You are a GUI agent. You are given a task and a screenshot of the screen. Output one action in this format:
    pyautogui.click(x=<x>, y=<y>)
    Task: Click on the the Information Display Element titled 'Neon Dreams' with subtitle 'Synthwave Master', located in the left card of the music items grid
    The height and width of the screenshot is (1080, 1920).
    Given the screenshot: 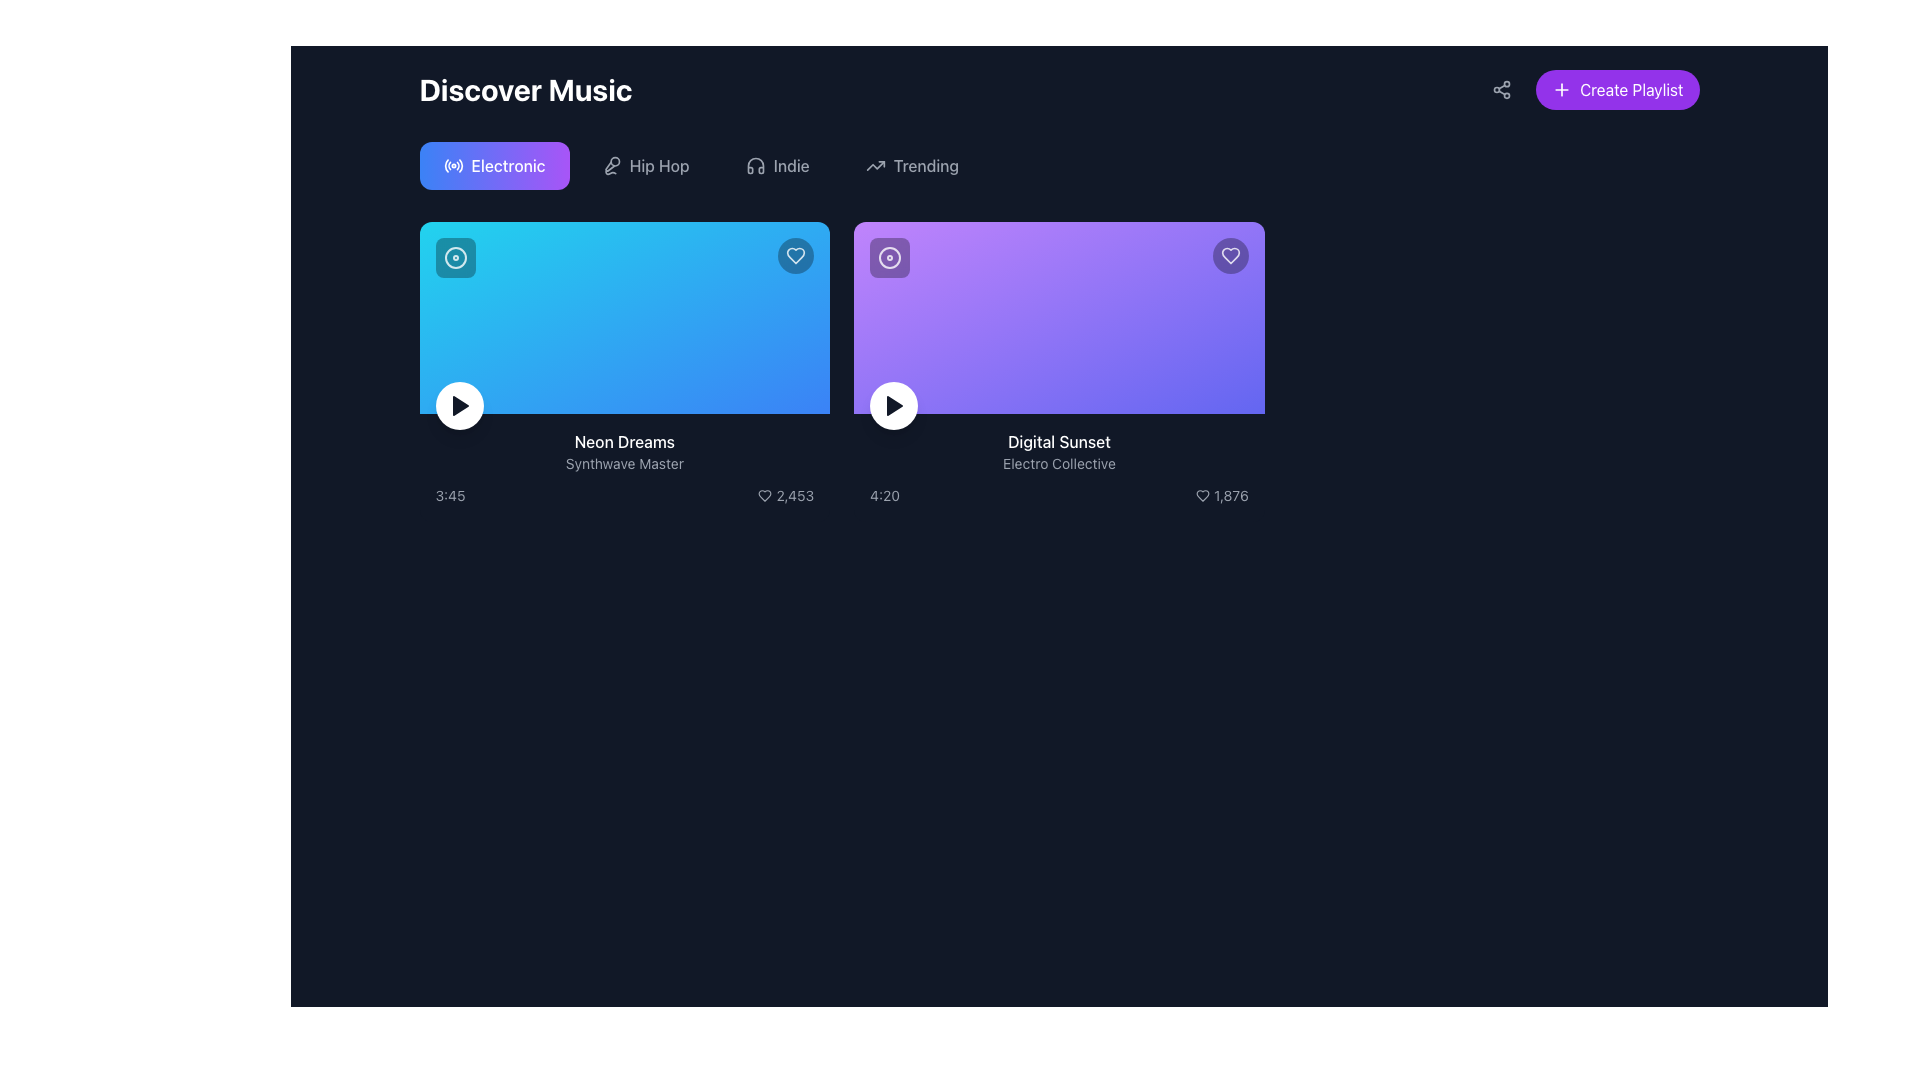 What is the action you would take?
    pyautogui.click(x=623, y=467)
    